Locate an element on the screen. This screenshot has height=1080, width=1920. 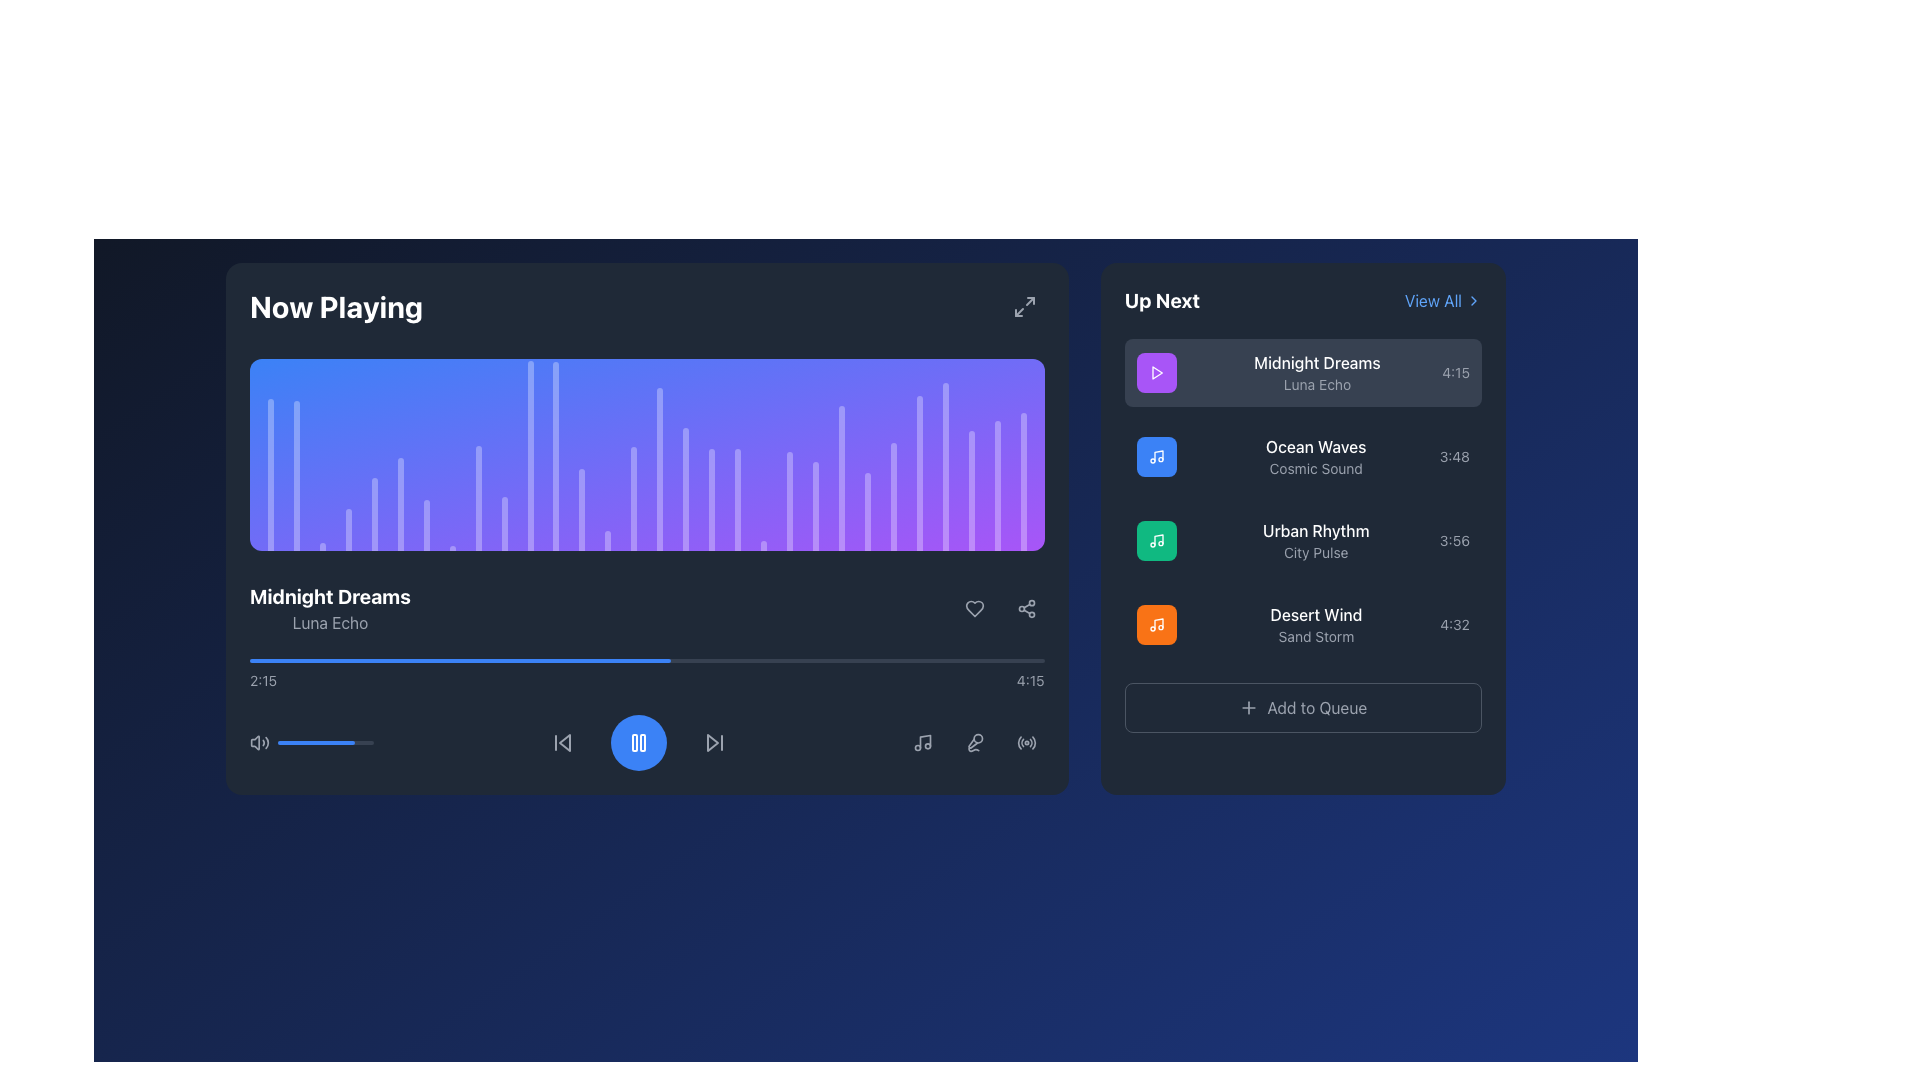
the gray music note icon button located at the bottom center of the main media control bar is located at coordinates (920, 743).